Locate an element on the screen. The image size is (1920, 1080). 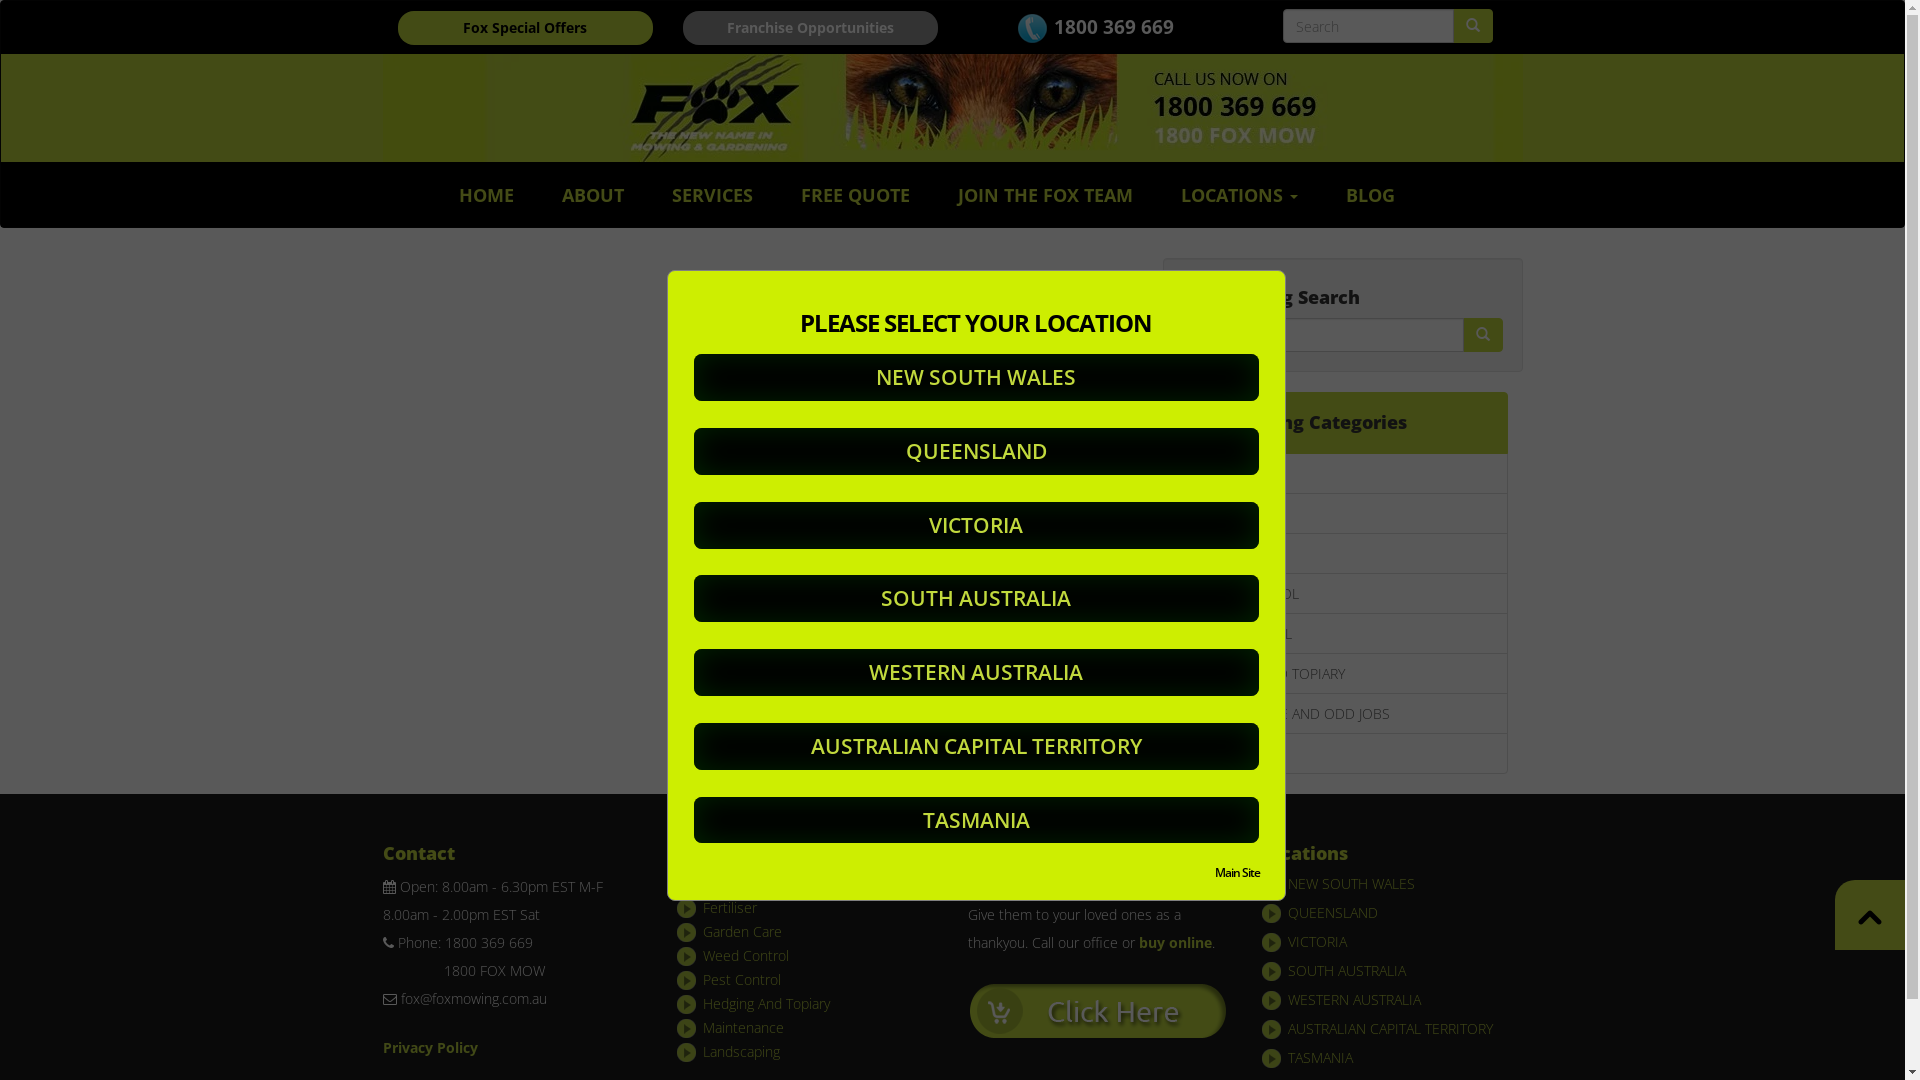
'Franchise Opportunities' is located at coordinates (809, 27).